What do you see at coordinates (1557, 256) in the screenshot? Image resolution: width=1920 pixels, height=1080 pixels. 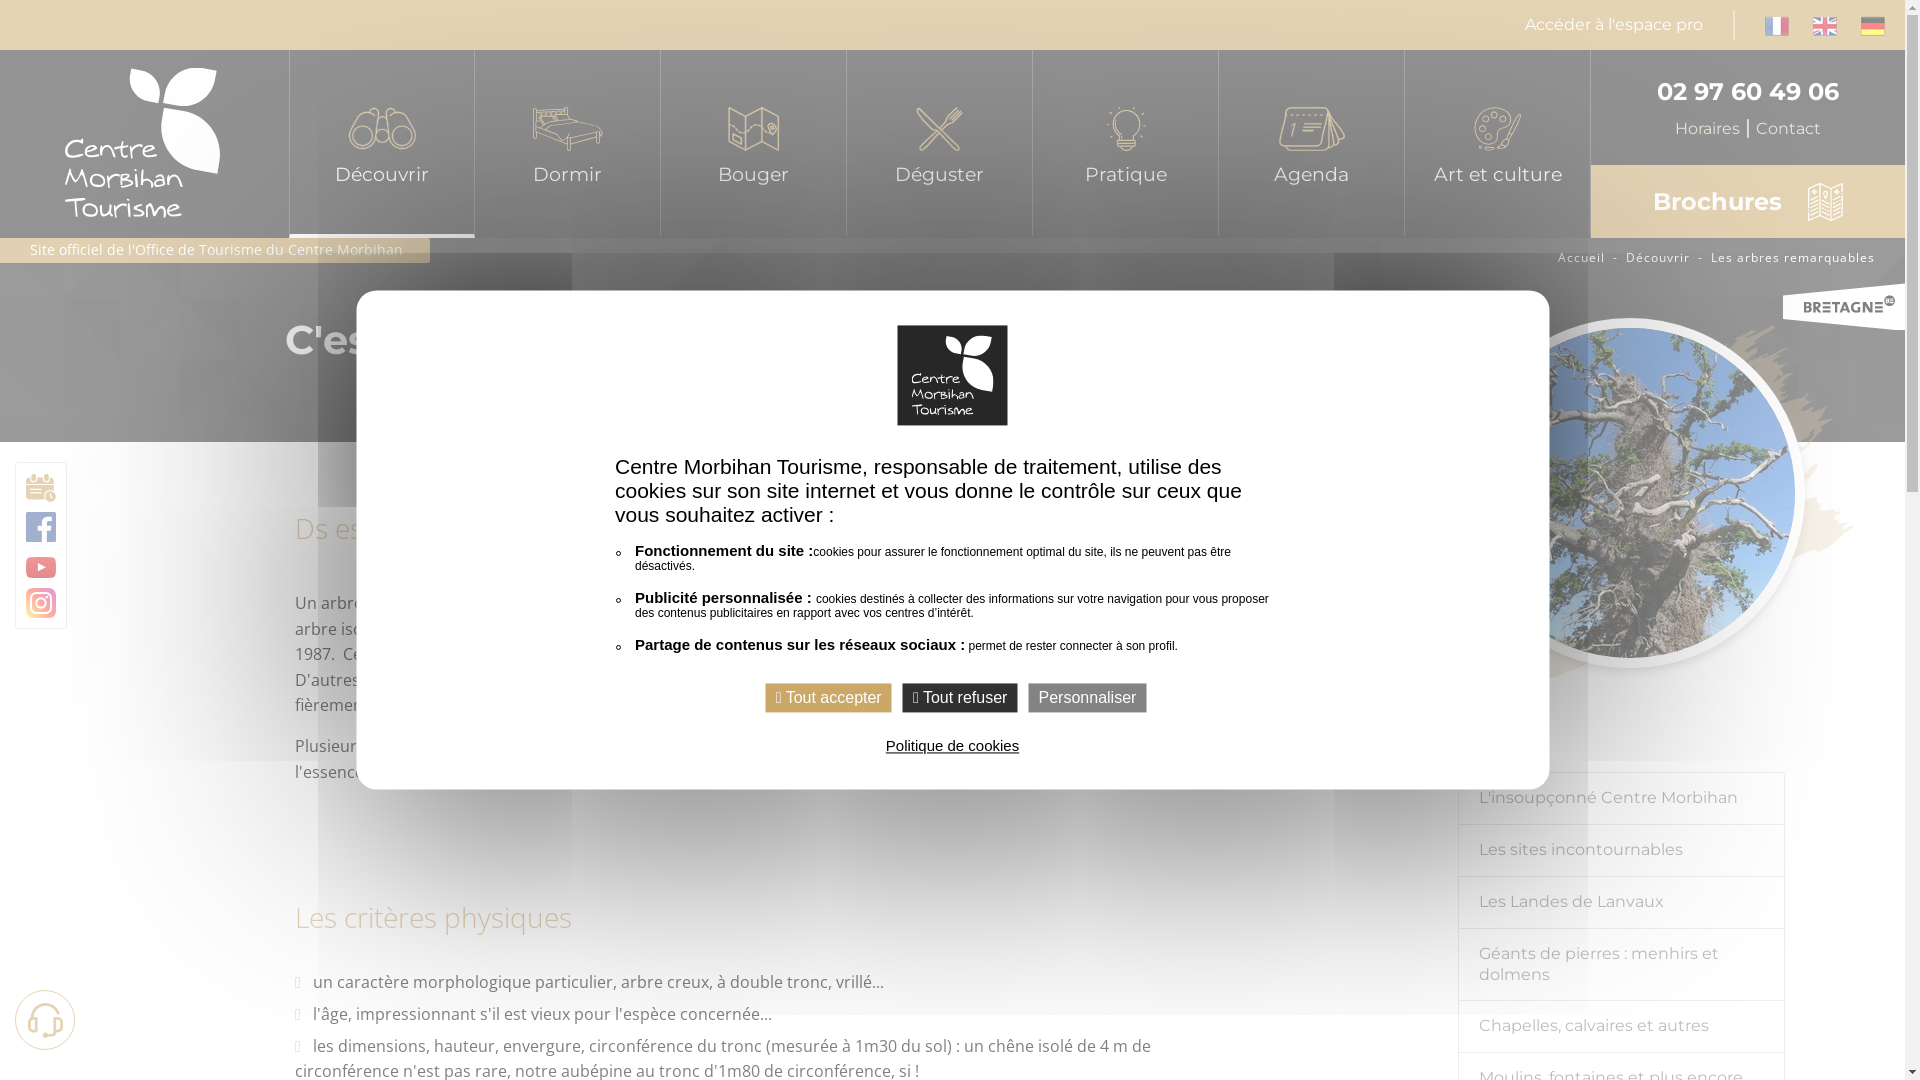 I see `'Accueil'` at bounding box center [1557, 256].